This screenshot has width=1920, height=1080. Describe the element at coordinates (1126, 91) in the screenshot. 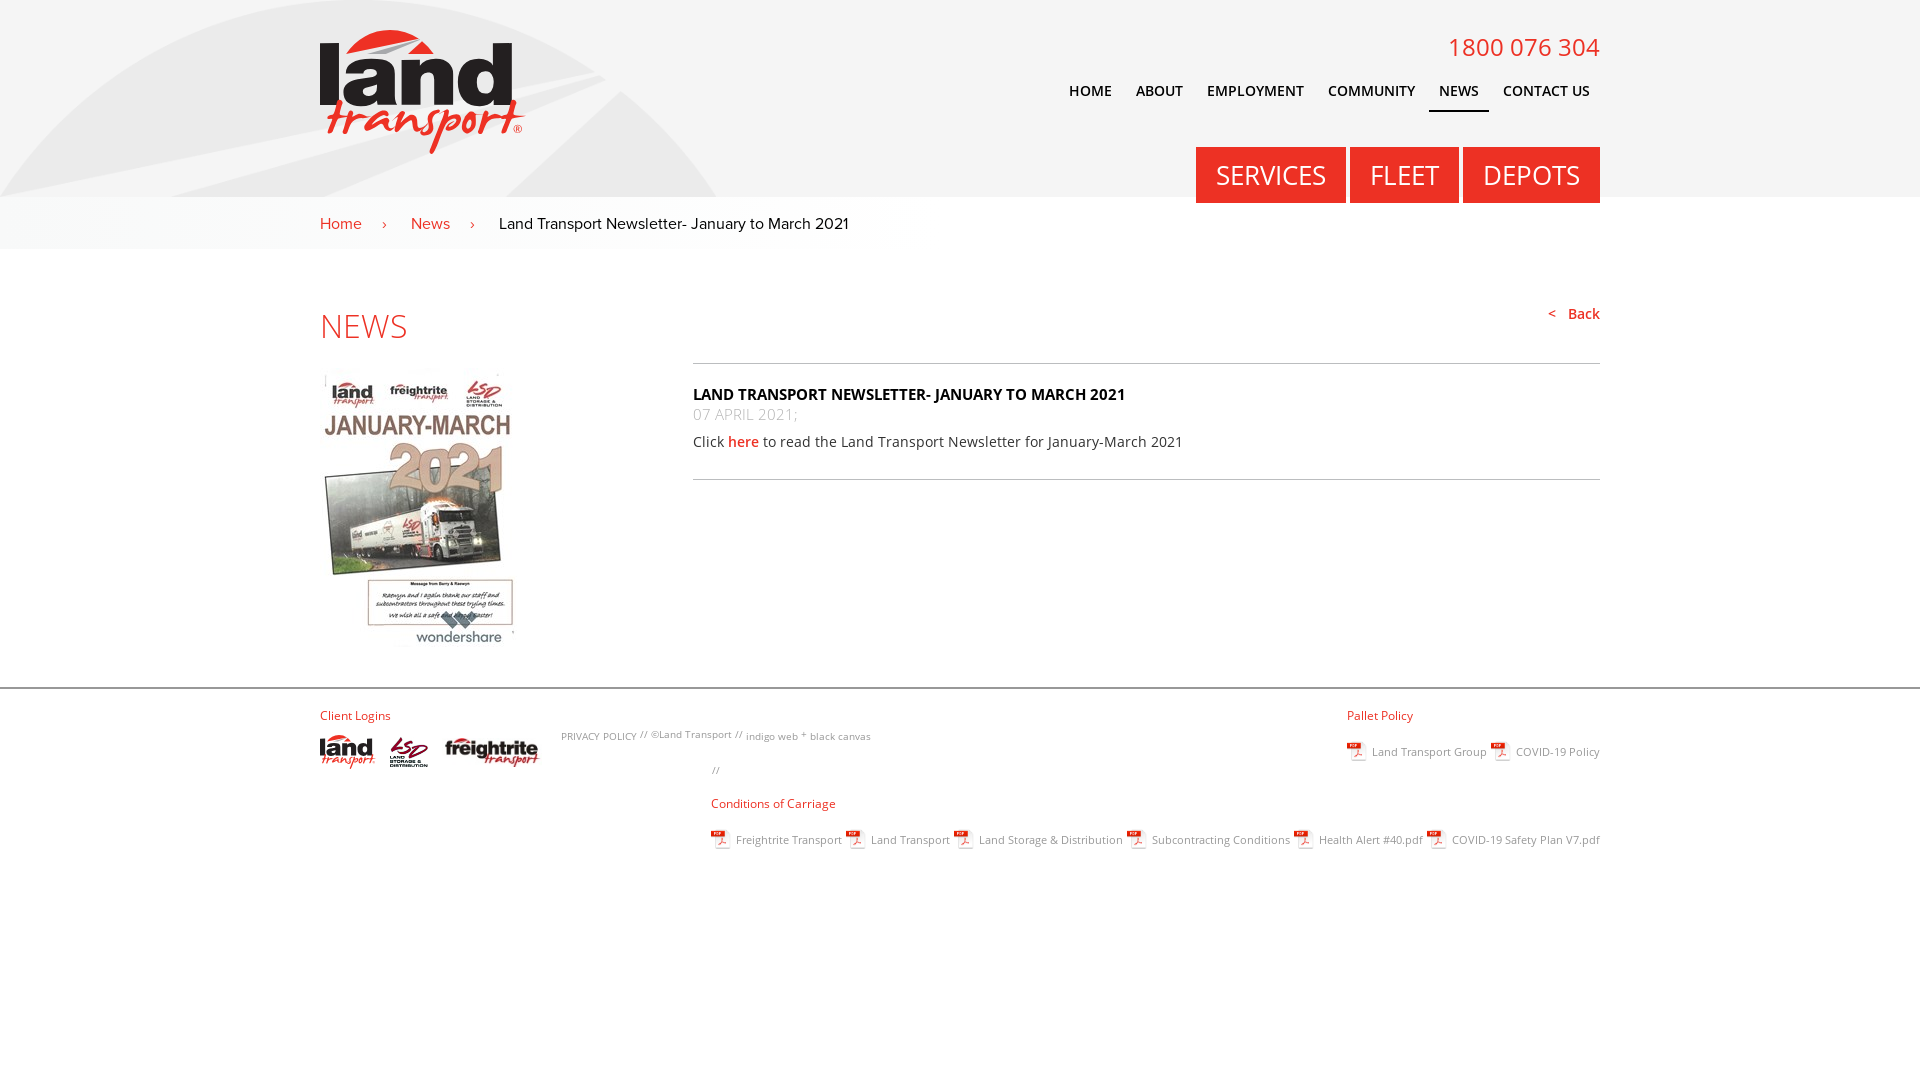

I see `'ABOUT'` at that location.